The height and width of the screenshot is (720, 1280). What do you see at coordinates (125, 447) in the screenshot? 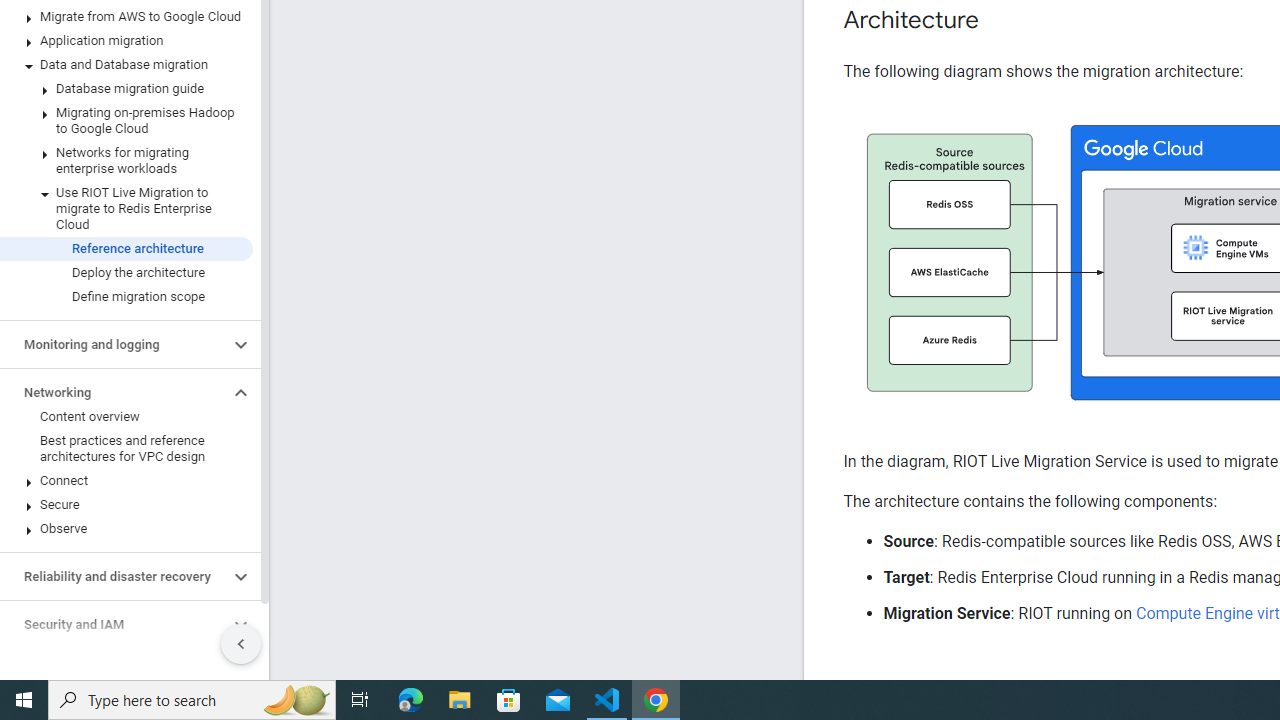
I see `'Best practices and reference architectures for VPC design'` at bounding box center [125, 447].